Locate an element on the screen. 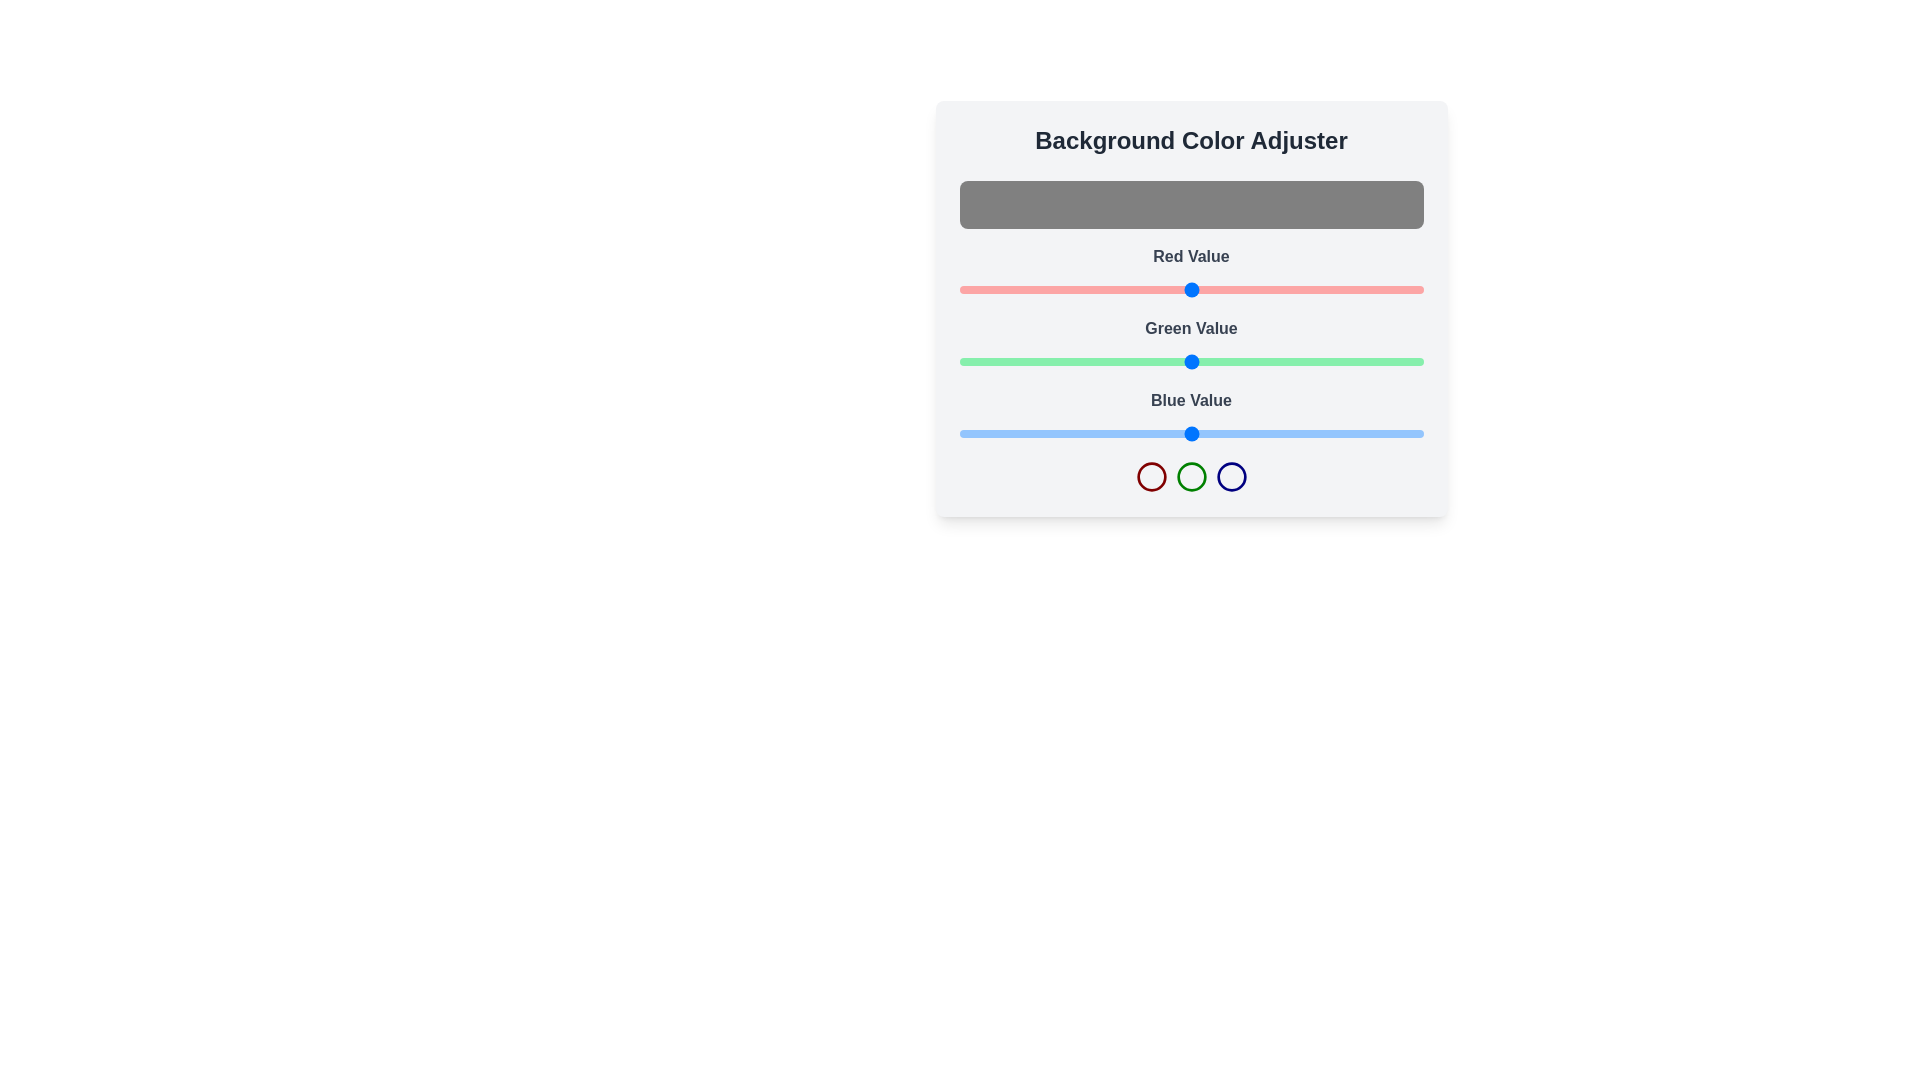  the blue slider to set the blue value to 131 is located at coordinates (1197, 433).